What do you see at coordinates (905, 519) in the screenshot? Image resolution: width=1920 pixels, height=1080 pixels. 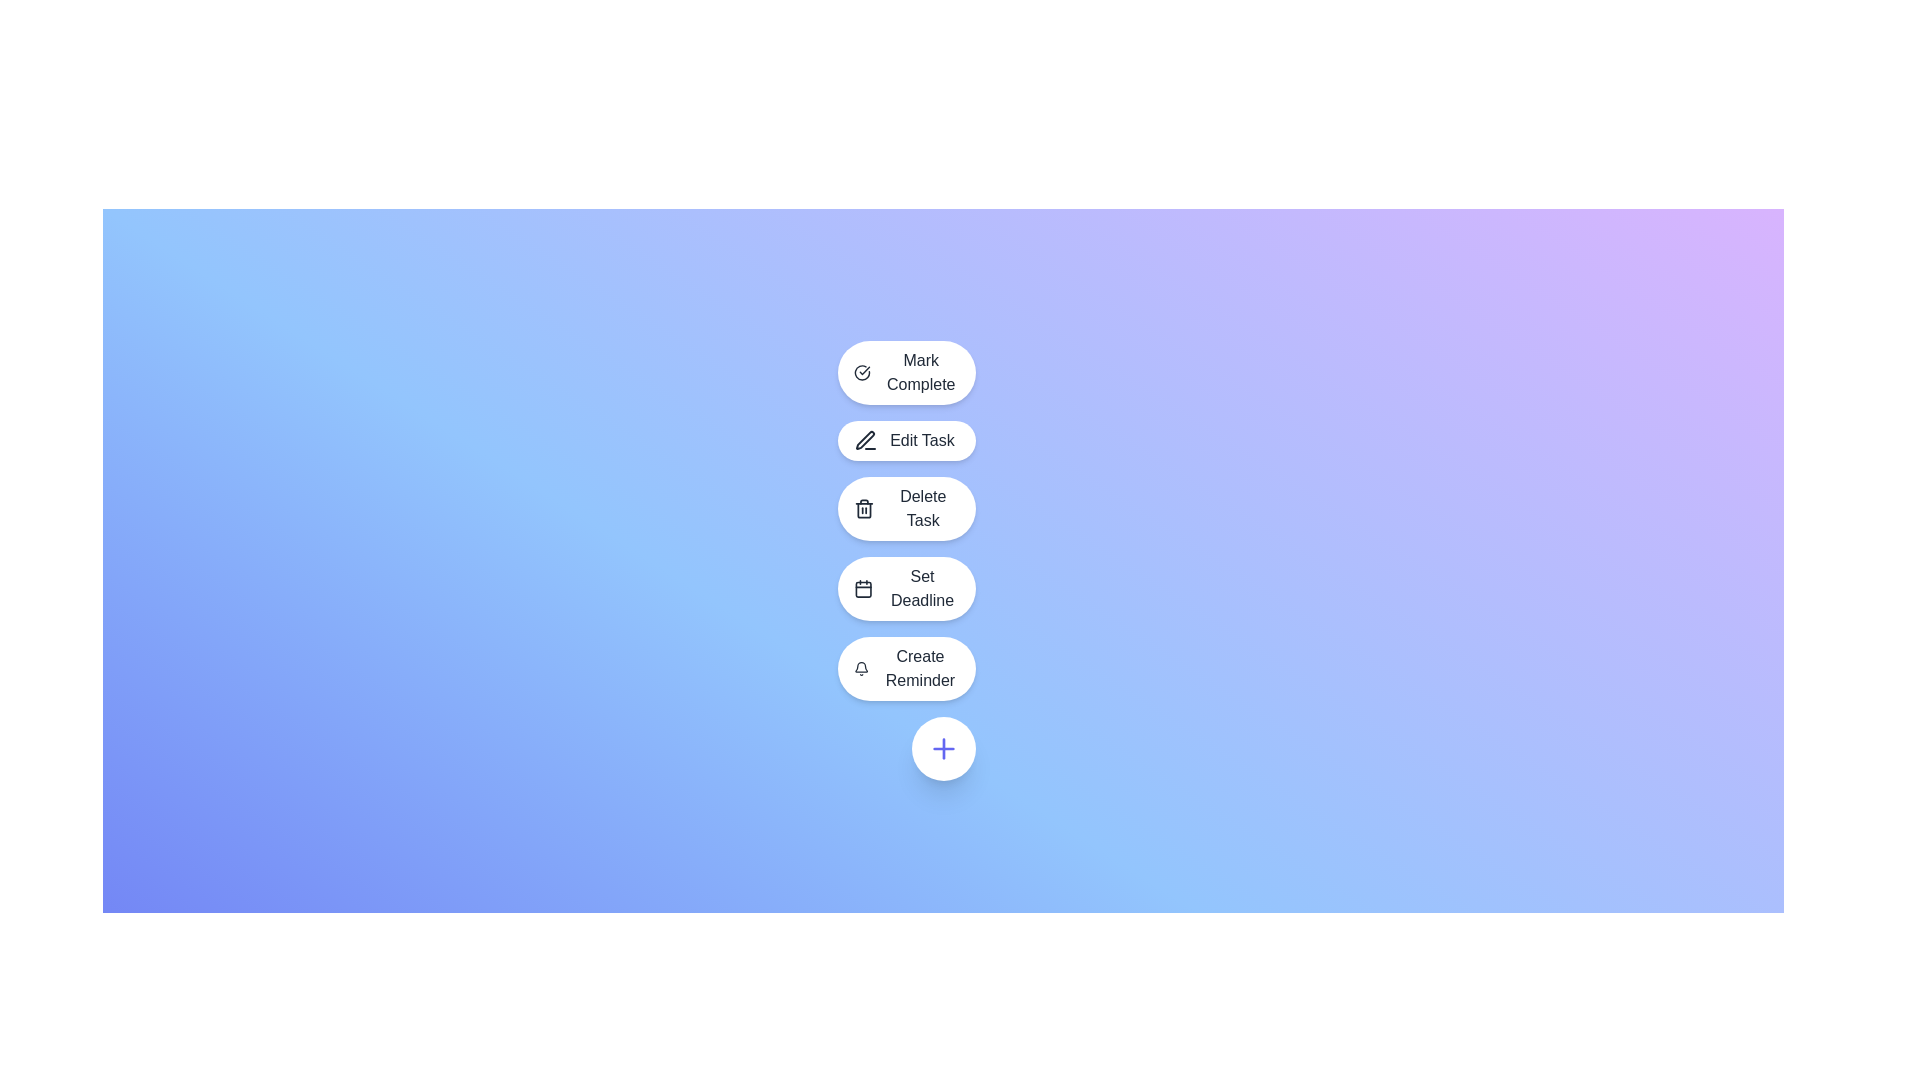 I see `the dropdown menu with multiple interactive options` at bounding box center [905, 519].